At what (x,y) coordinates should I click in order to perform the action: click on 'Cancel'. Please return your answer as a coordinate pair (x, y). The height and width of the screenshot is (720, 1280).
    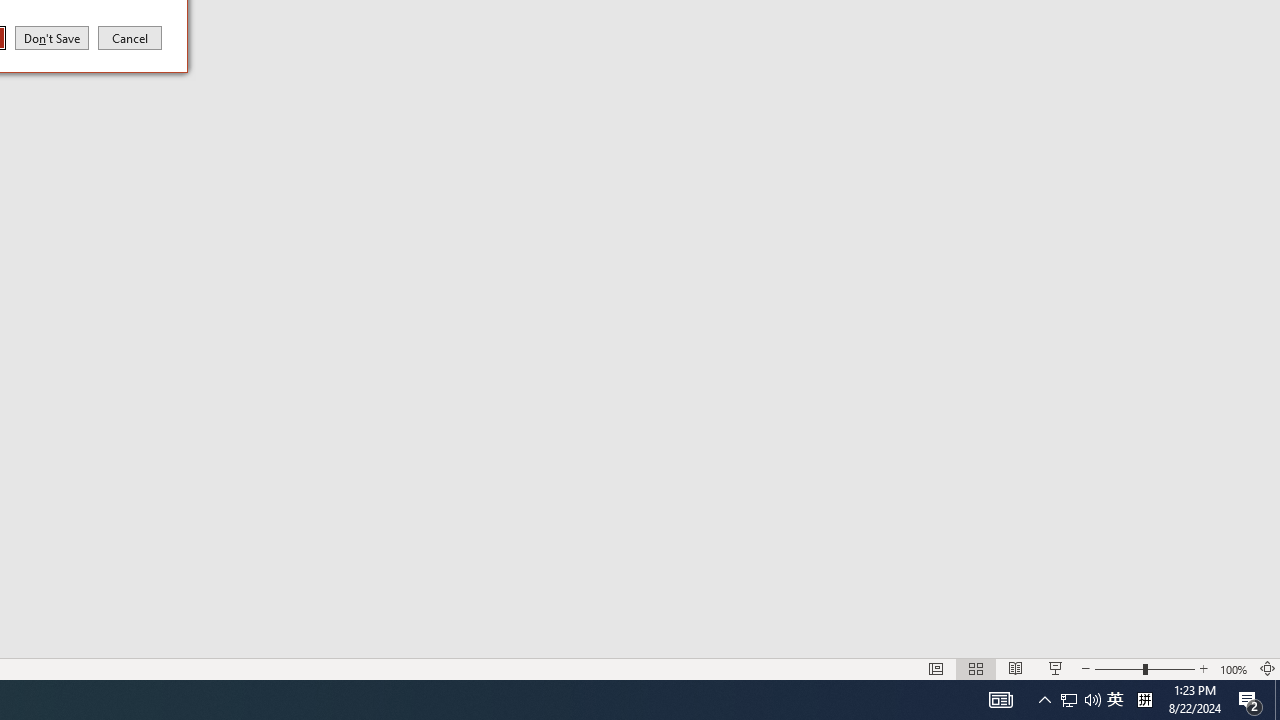
    Looking at the image, I should click on (129, 37).